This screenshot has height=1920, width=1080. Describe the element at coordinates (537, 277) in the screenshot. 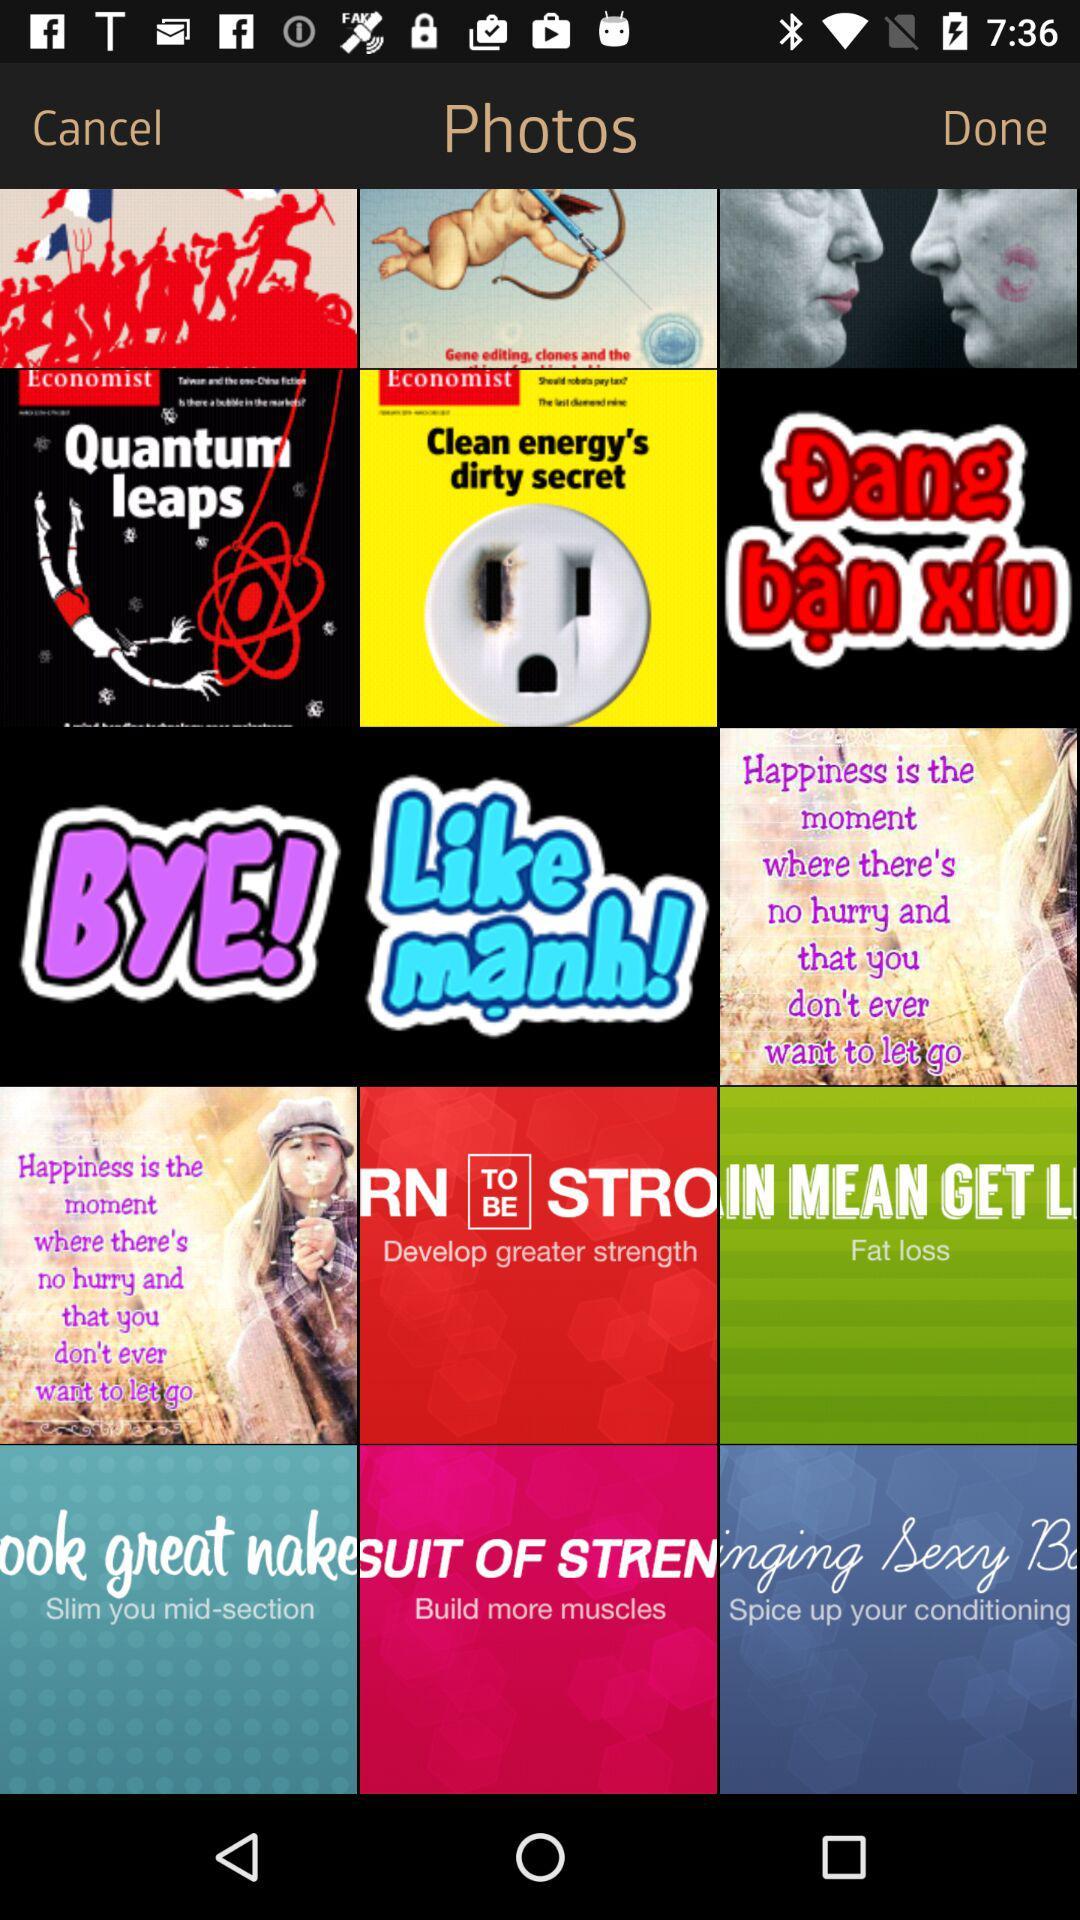

I see `the item below photos item` at that location.